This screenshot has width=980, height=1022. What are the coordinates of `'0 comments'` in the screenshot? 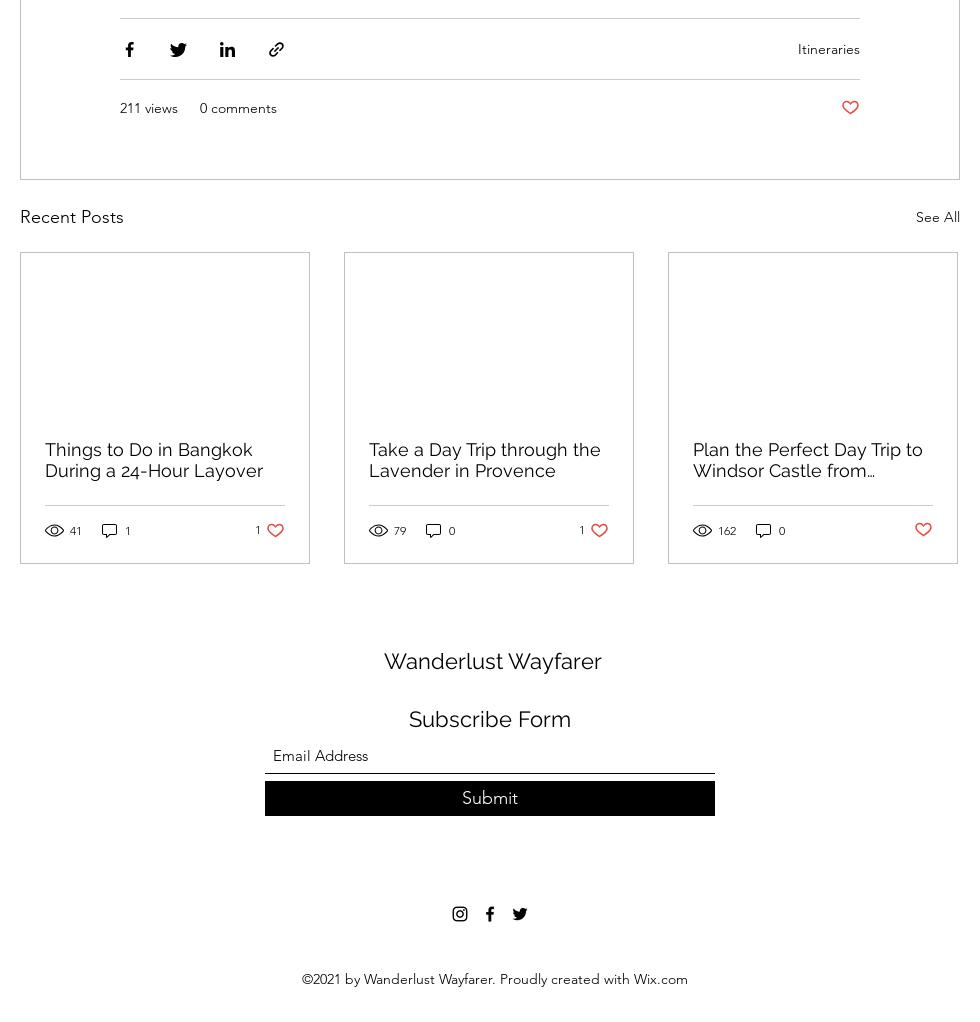 It's located at (238, 107).